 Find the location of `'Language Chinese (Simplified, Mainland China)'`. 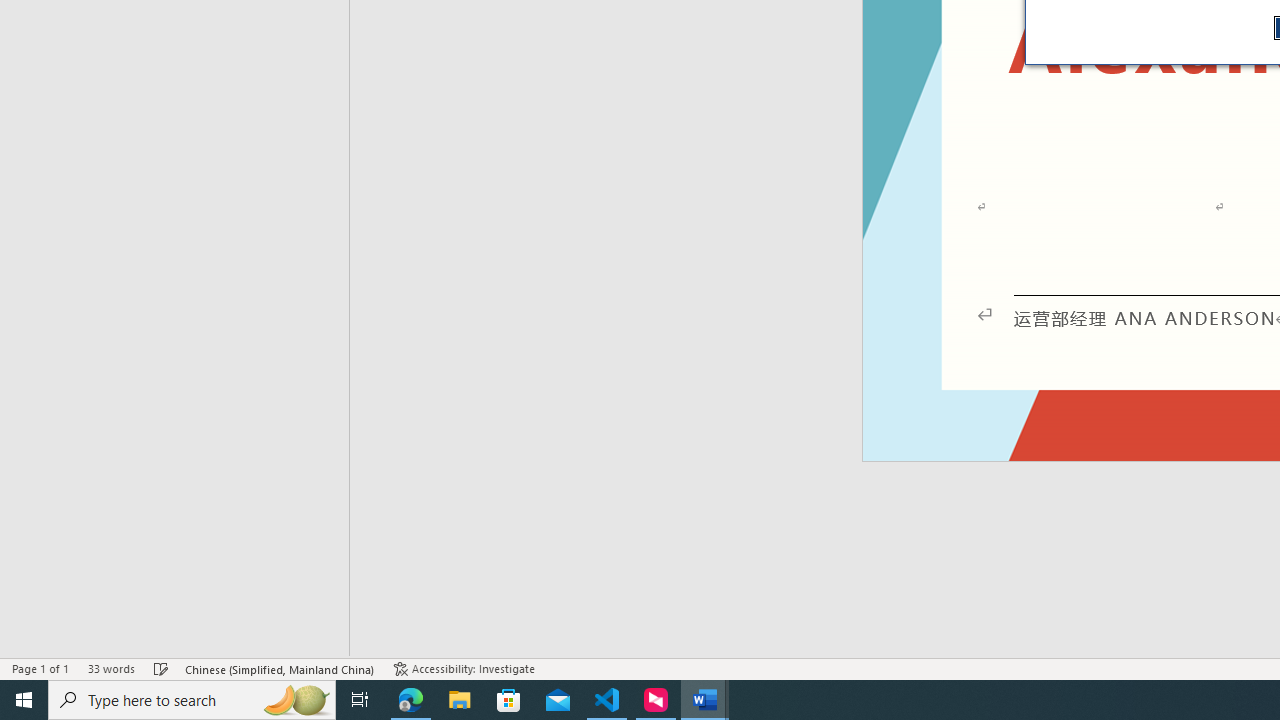

'Language Chinese (Simplified, Mainland China)' is located at coordinates (279, 669).